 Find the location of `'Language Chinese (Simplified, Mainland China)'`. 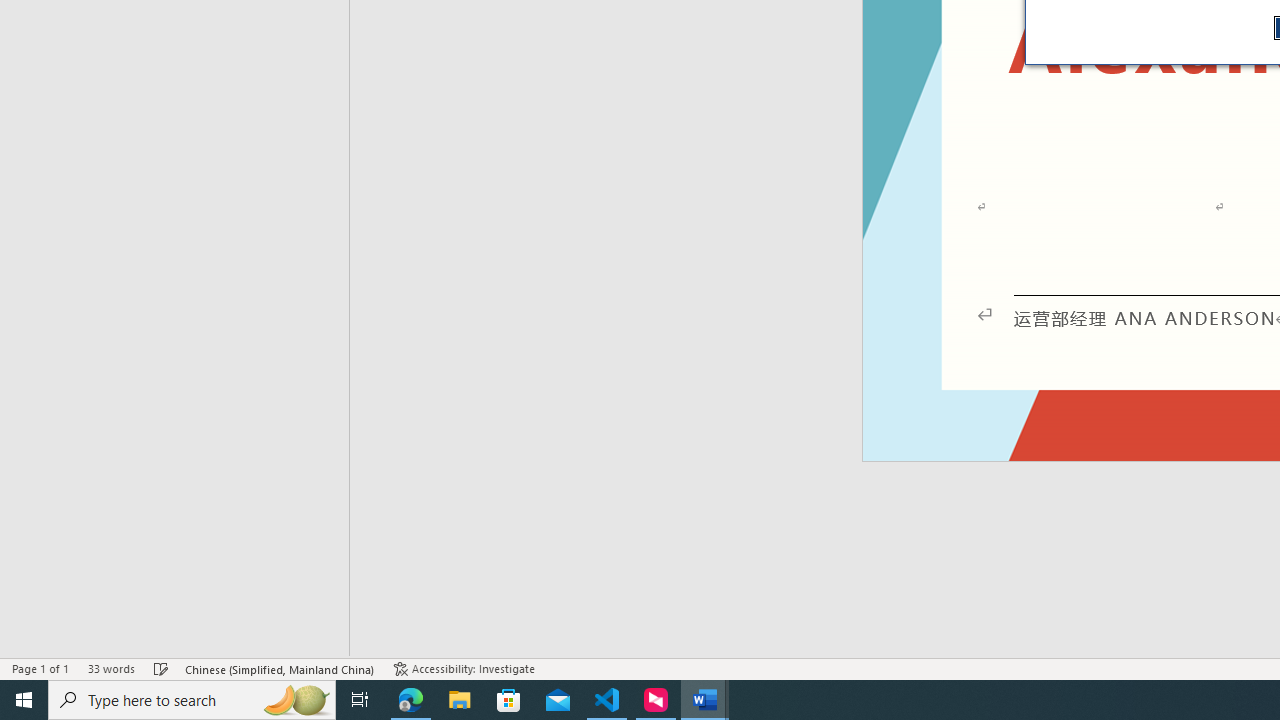

'Language Chinese (Simplified, Mainland China)' is located at coordinates (279, 669).